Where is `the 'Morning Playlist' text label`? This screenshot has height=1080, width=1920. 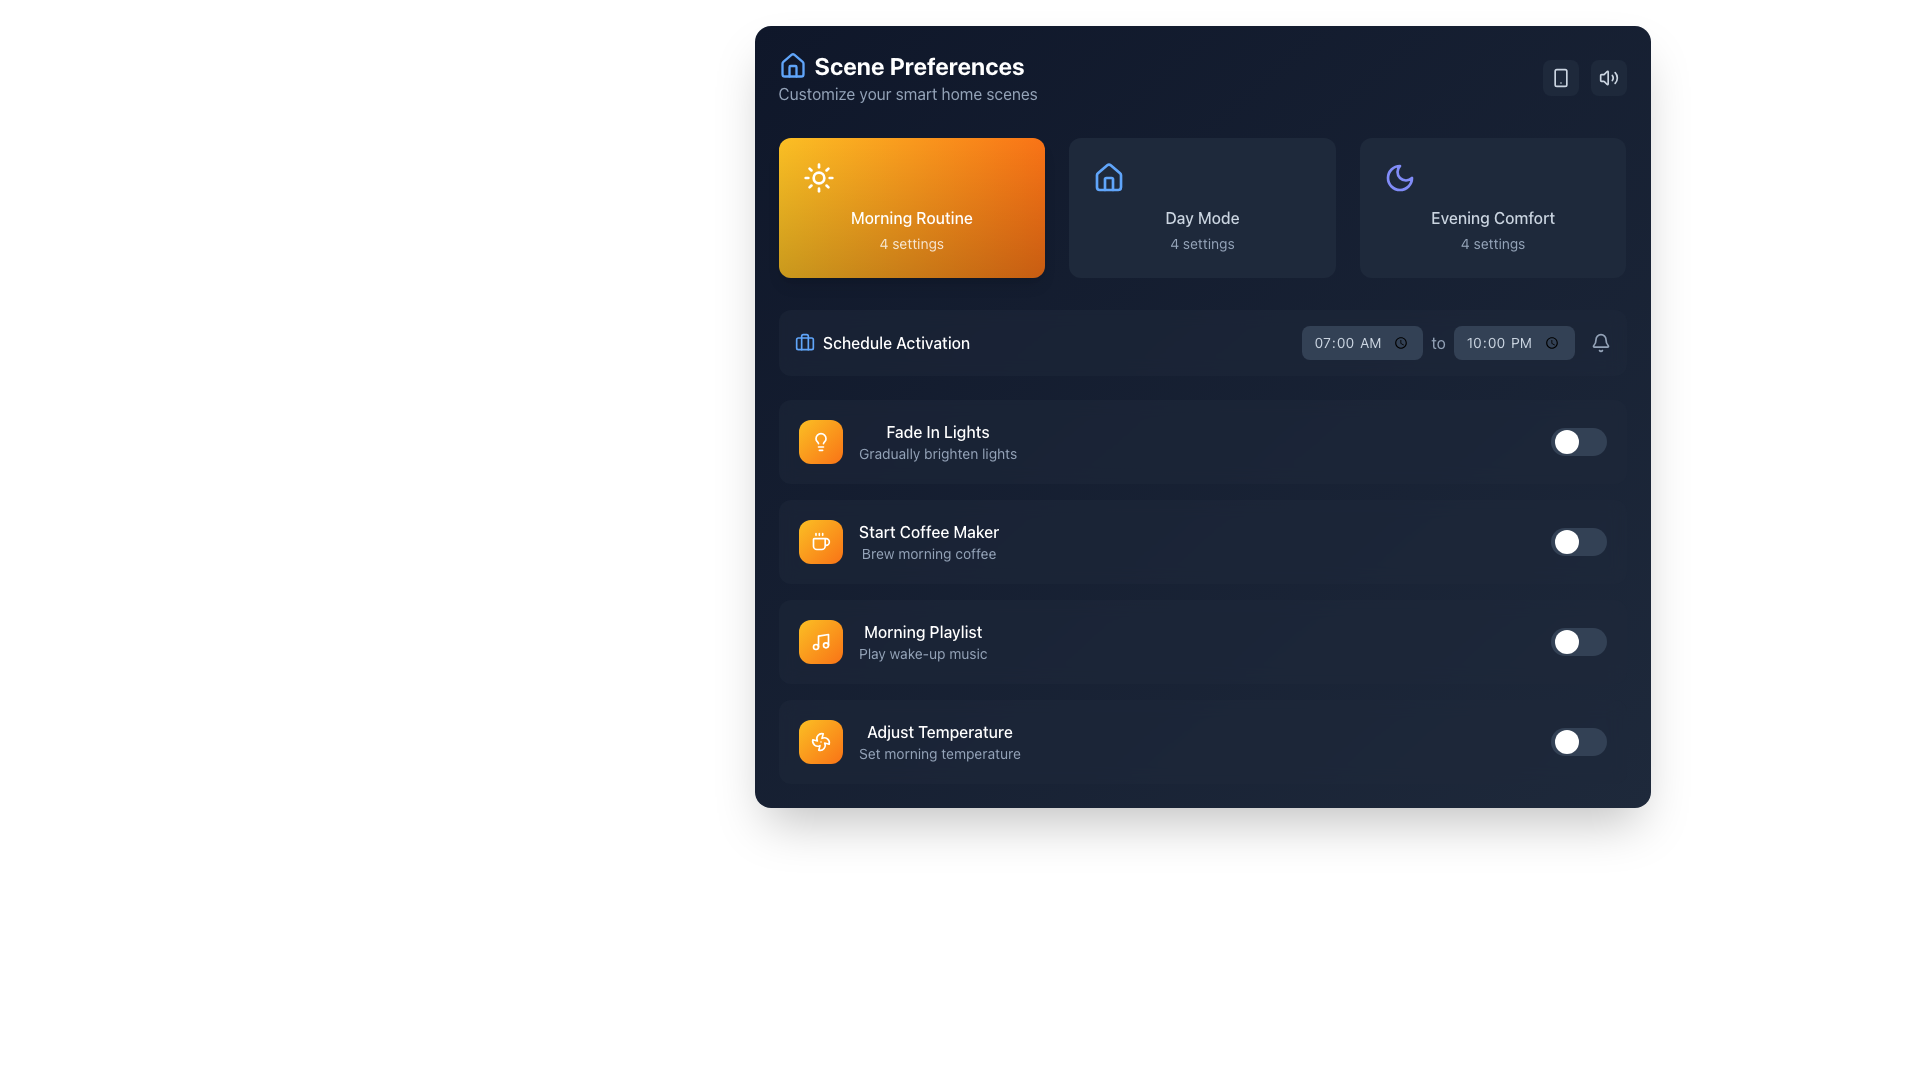 the 'Morning Playlist' text label is located at coordinates (921, 632).